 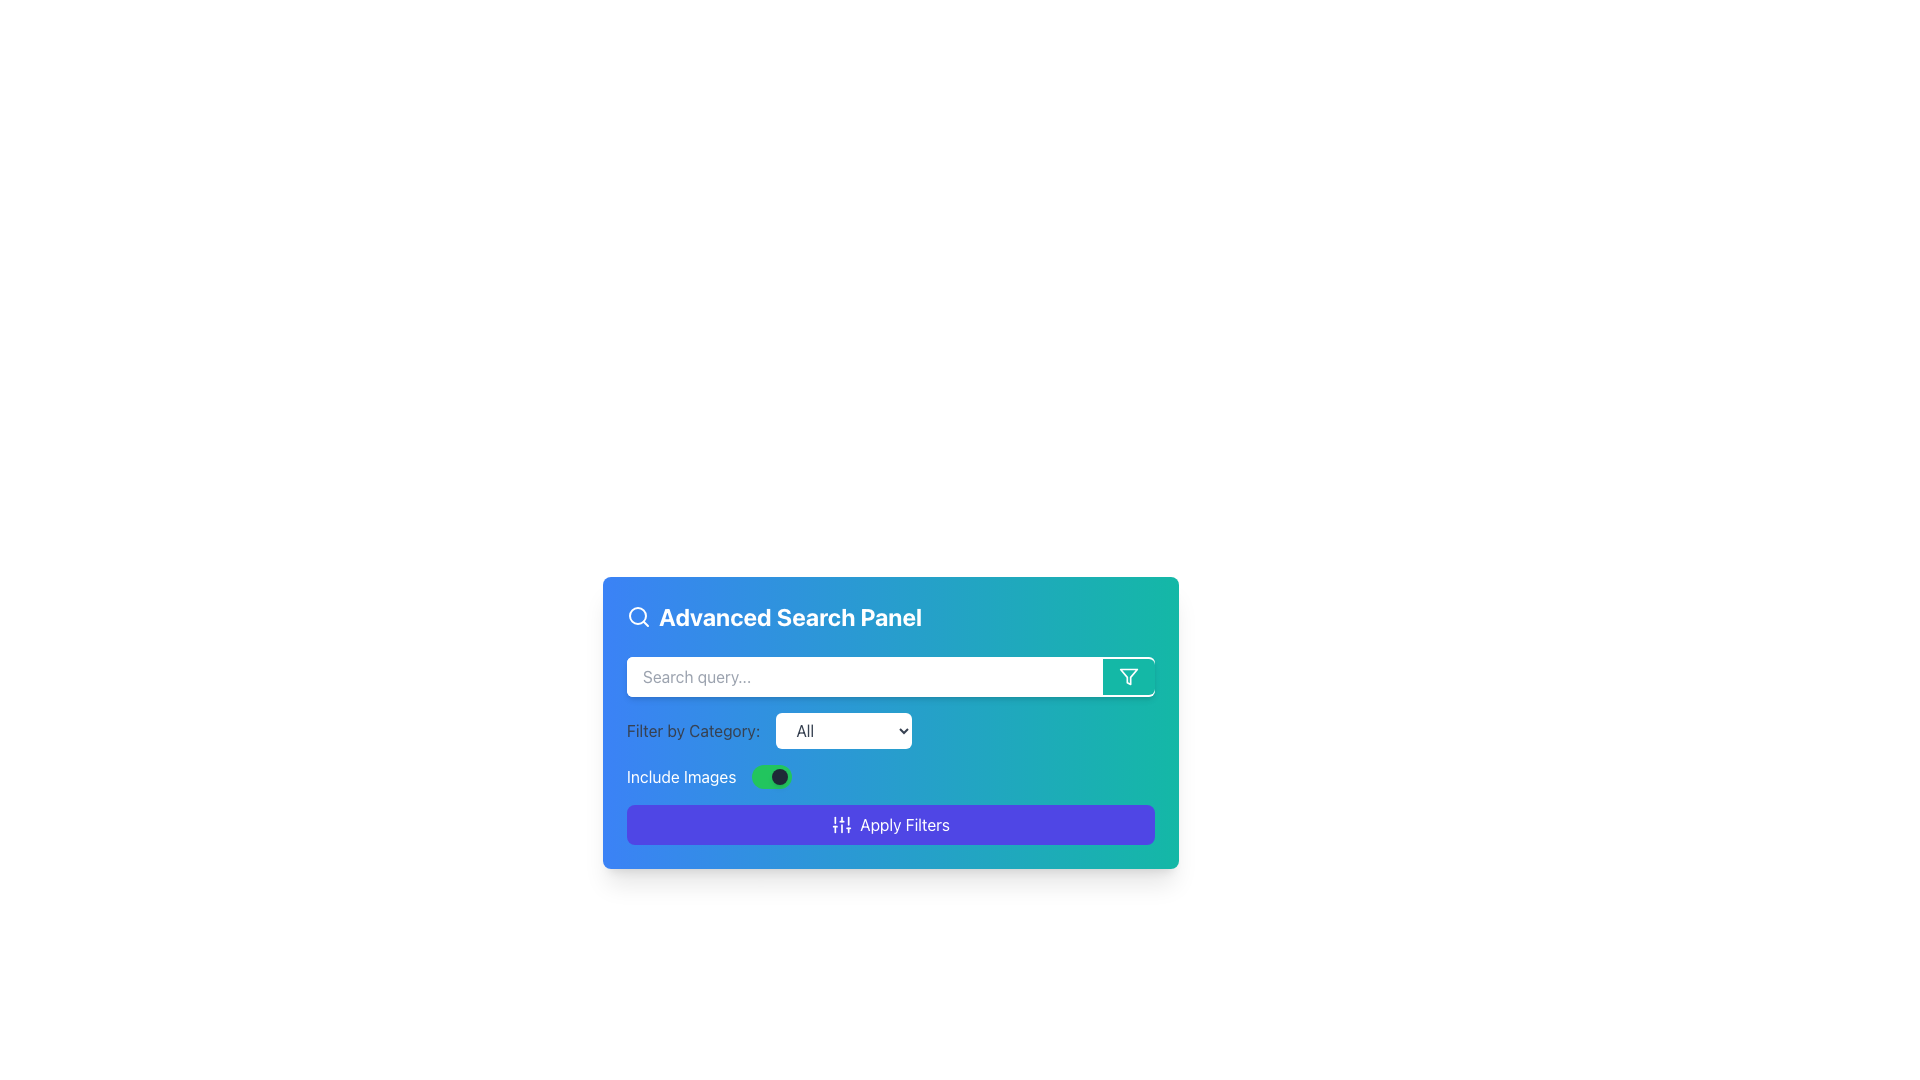 What do you see at coordinates (637, 616) in the screenshot?
I see `the magnifying glass SVG icon located to the immediate left of the 'Advanced Search Panel' text` at bounding box center [637, 616].